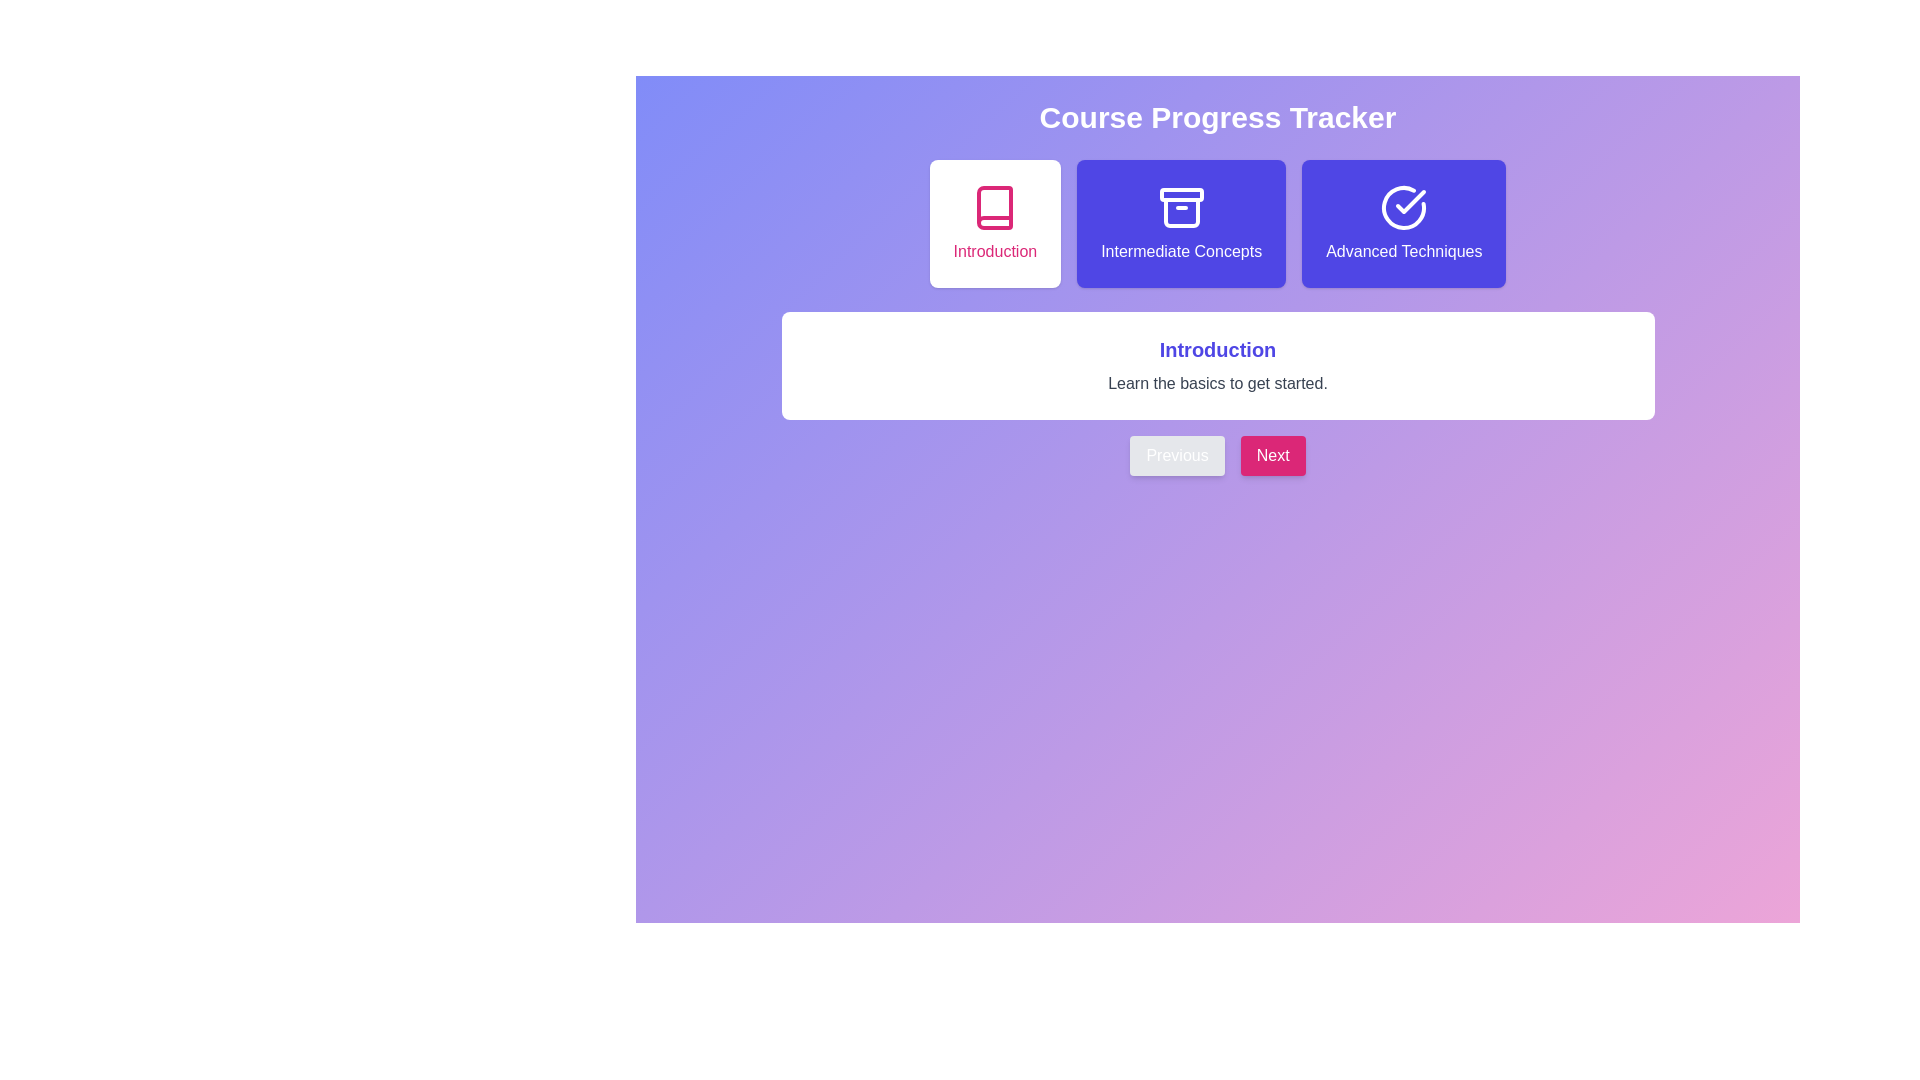 Image resolution: width=1920 pixels, height=1080 pixels. Describe the element at coordinates (1272, 455) in the screenshot. I see `the 'Next' button to navigate to the next module` at that location.